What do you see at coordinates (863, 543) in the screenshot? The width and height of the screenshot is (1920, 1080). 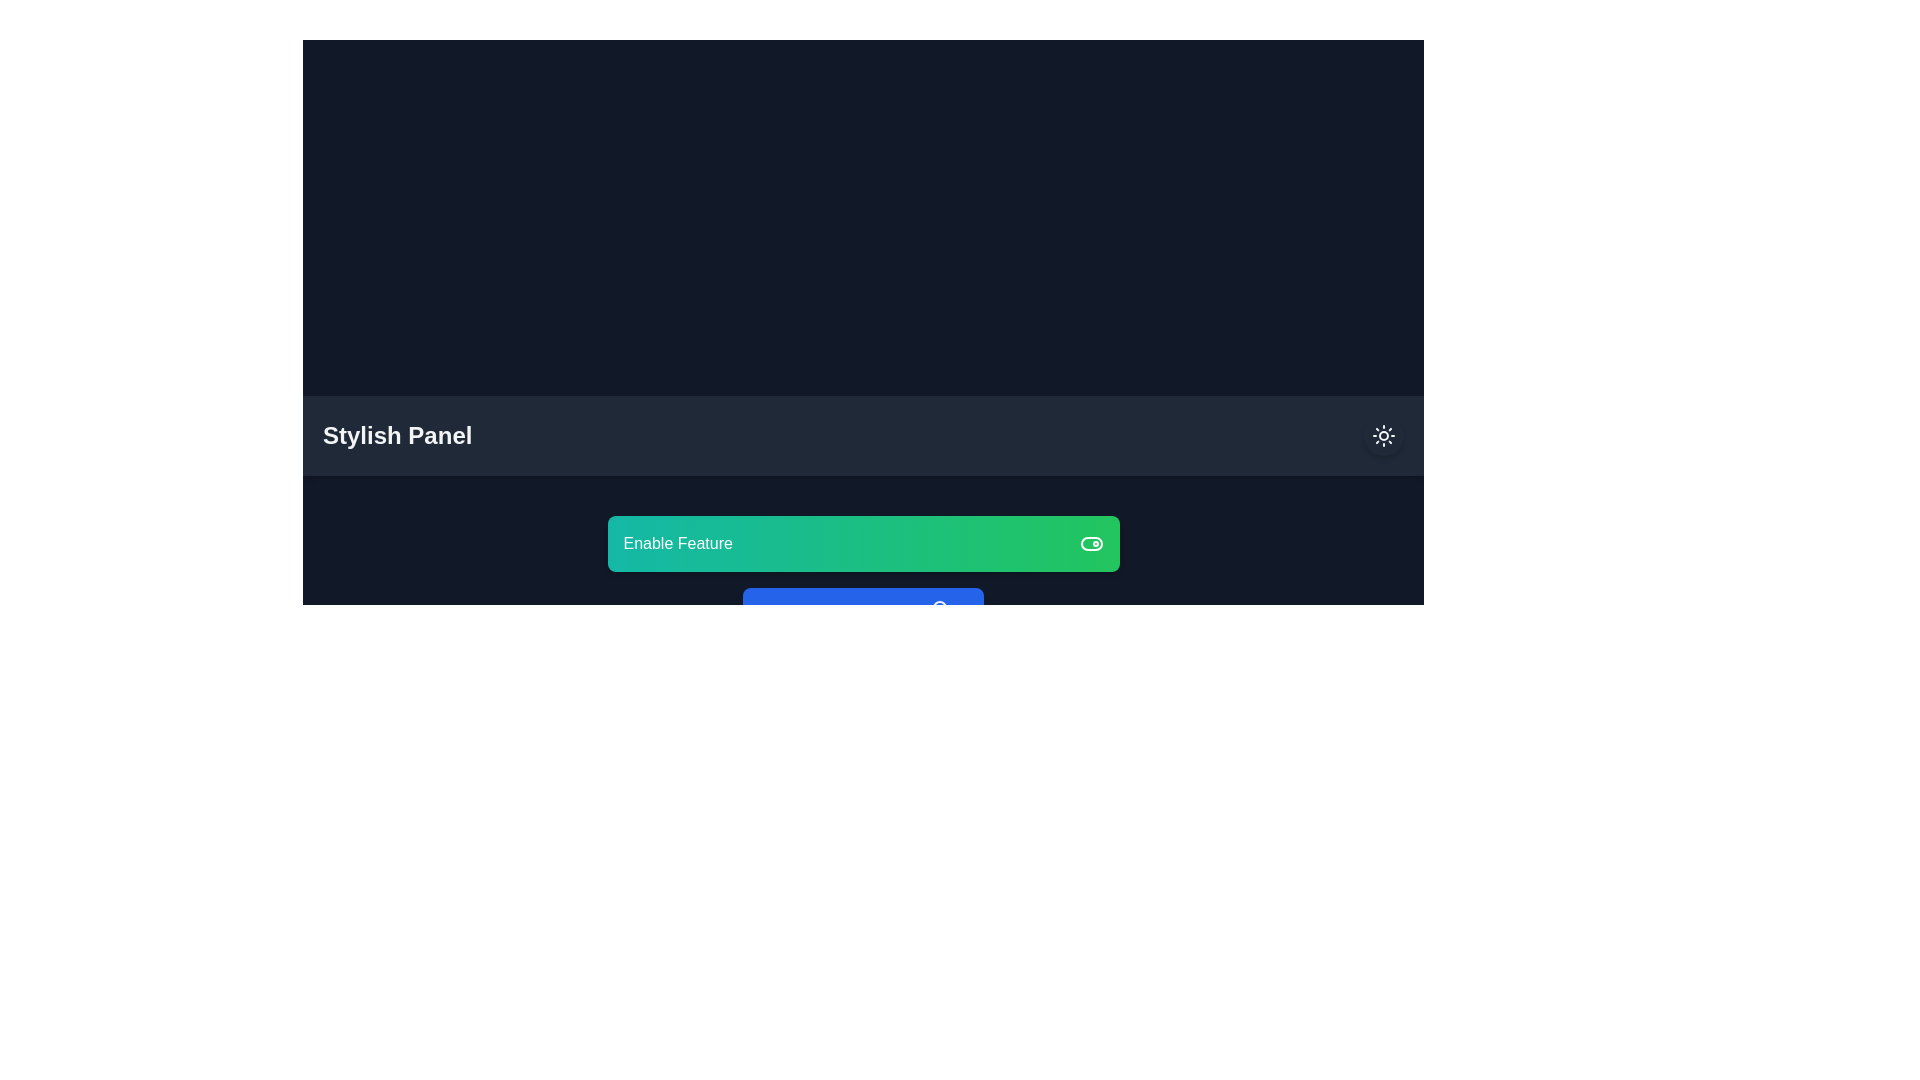 I see `keyboard navigation` at bounding box center [863, 543].